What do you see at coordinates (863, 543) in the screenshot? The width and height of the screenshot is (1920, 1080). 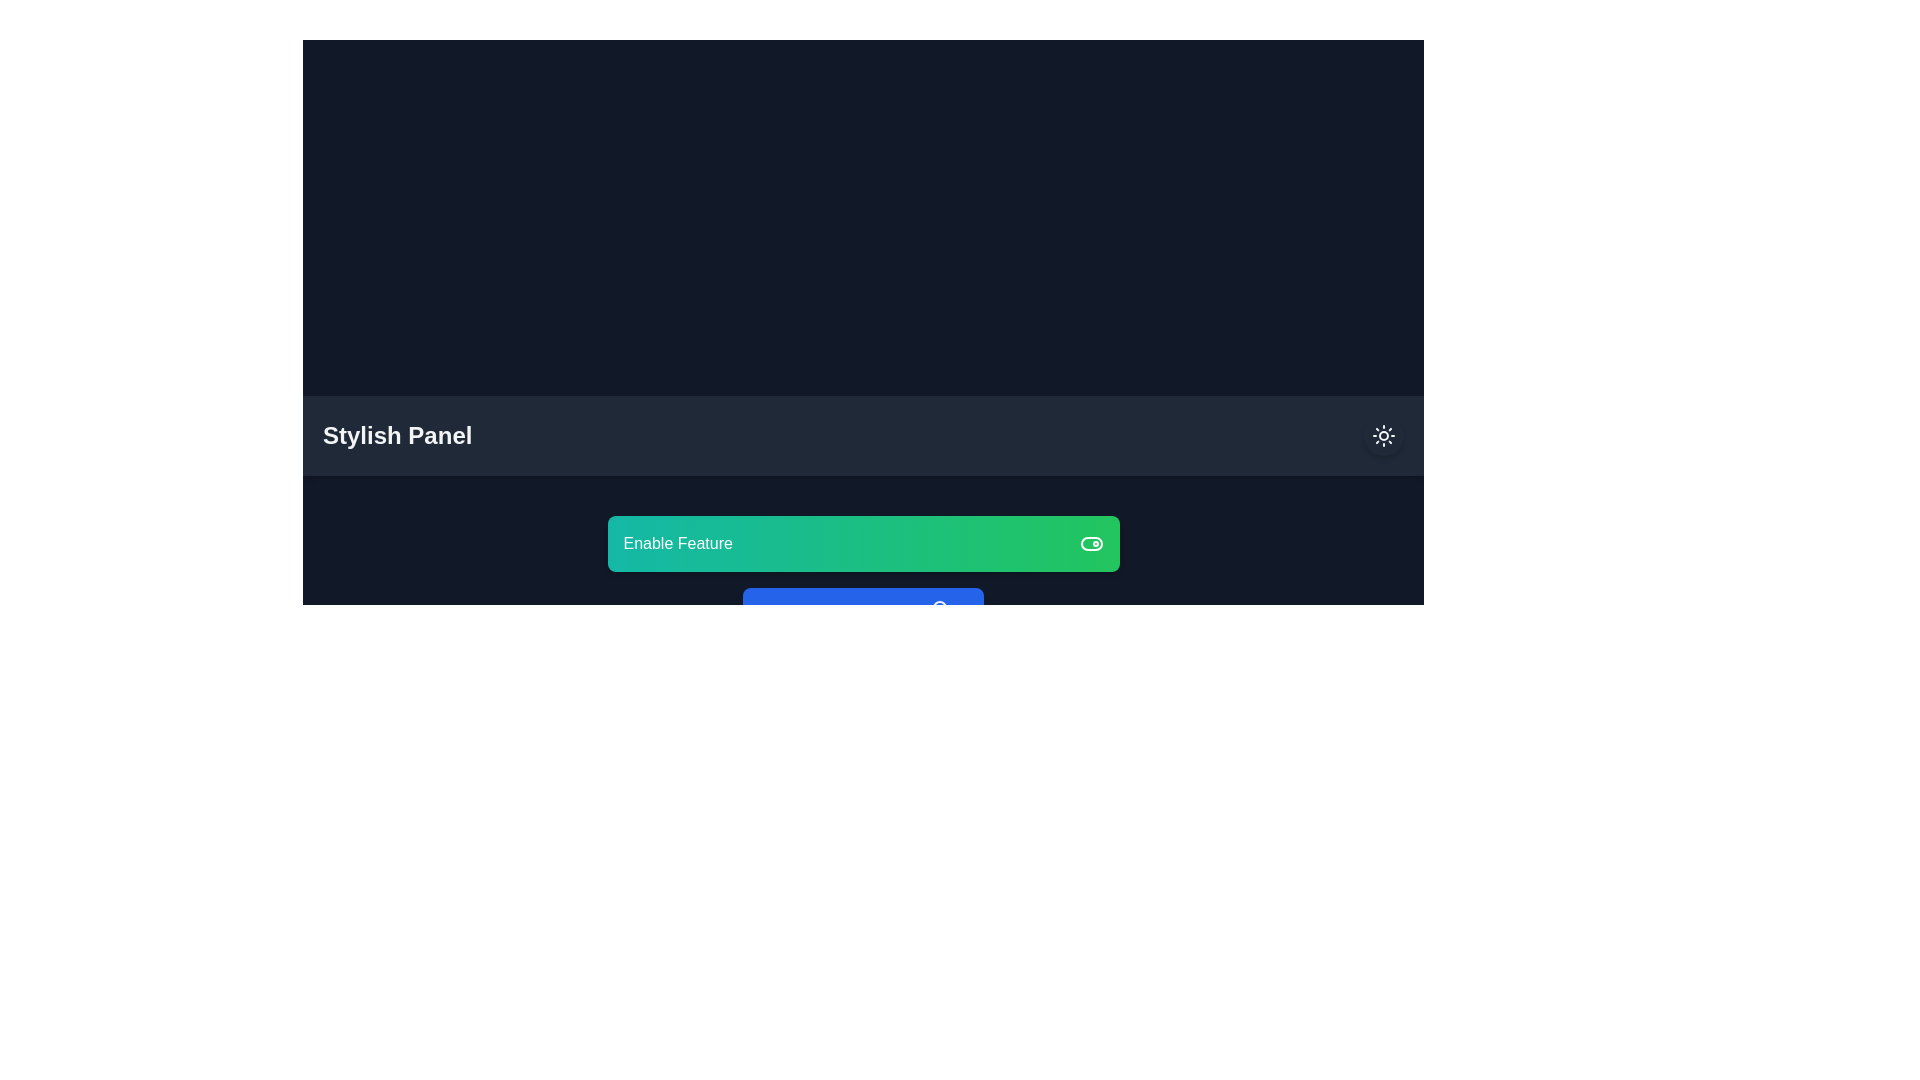 I see `keyboard navigation` at bounding box center [863, 543].